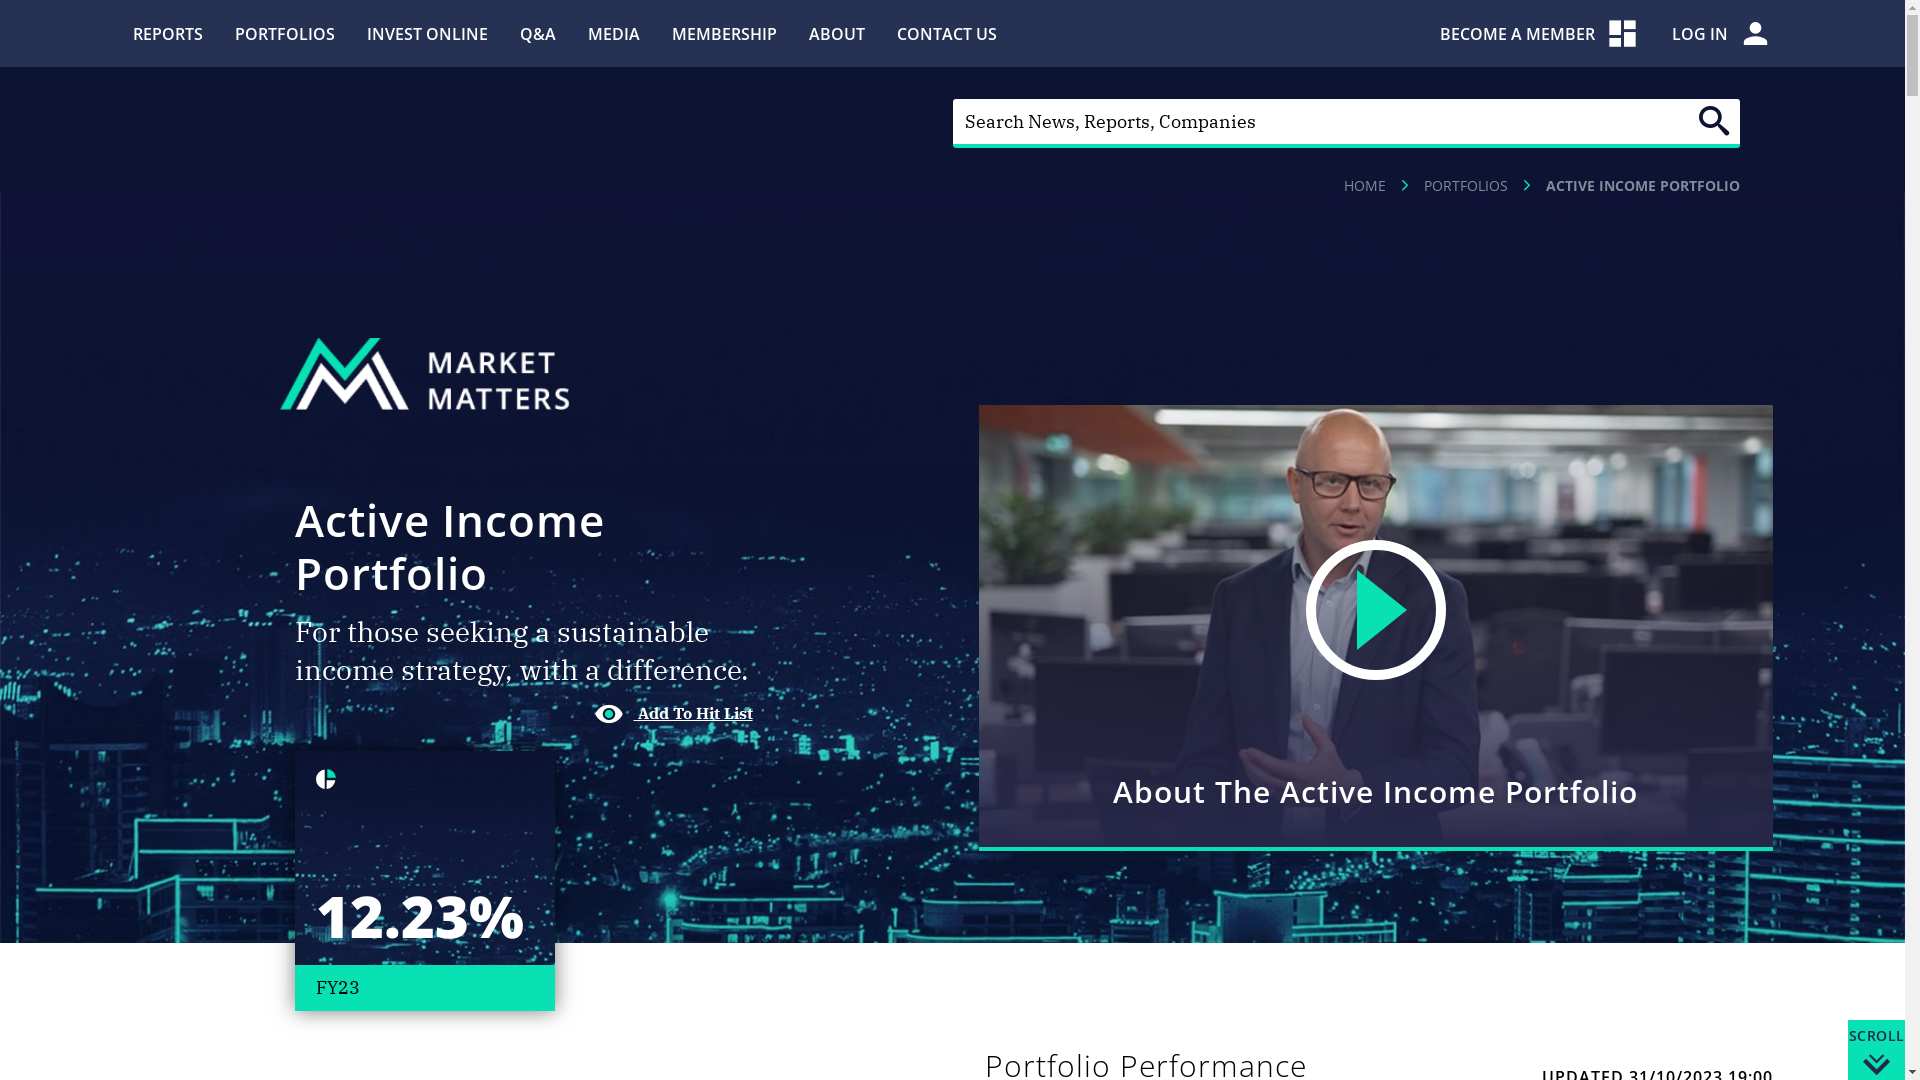 This screenshot has height=1080, width=1920. Describe the element at coordinates (1712, 120) in the screenshot. I see `'Search Submit'` at that location.